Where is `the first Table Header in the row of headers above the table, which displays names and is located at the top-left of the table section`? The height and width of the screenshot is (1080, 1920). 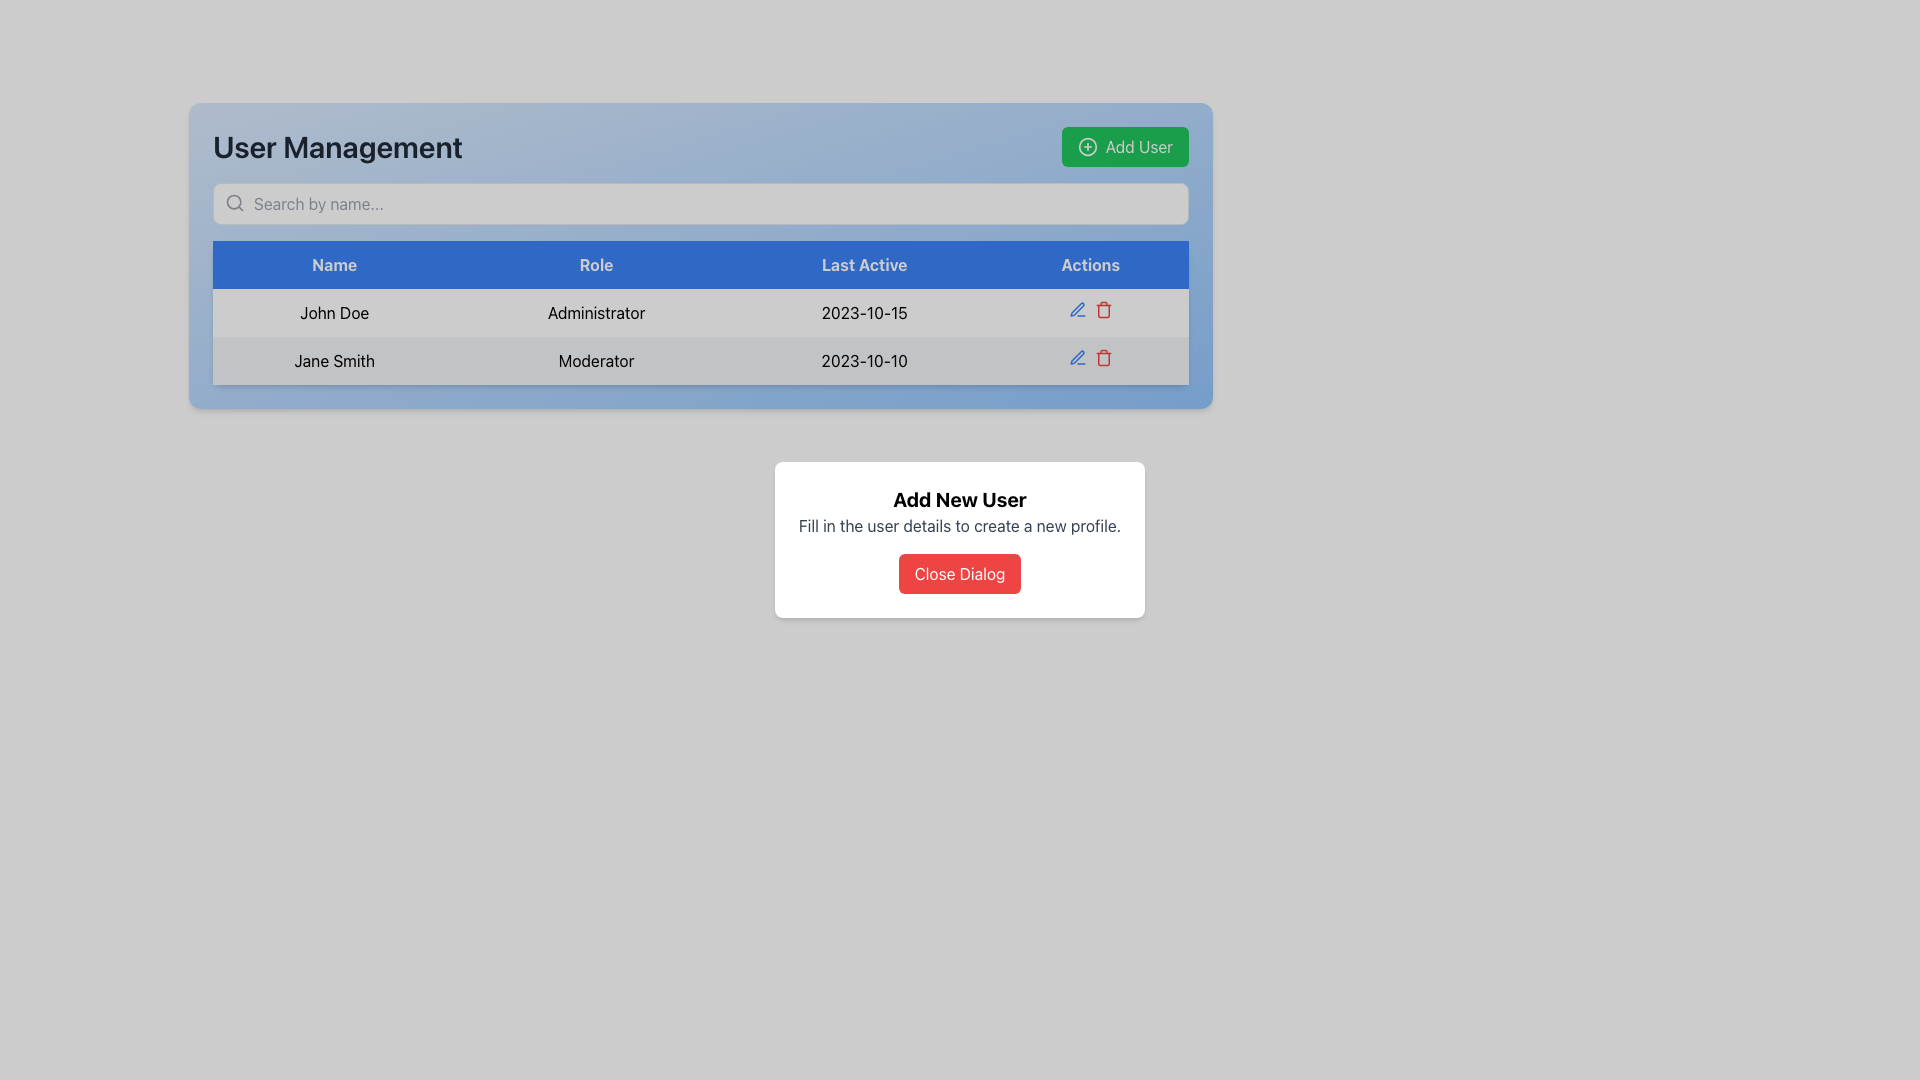 the first Table Header in the row of headers above the table, which displays names and is located at the top-left of the table section is located at coordinates (334, 264).